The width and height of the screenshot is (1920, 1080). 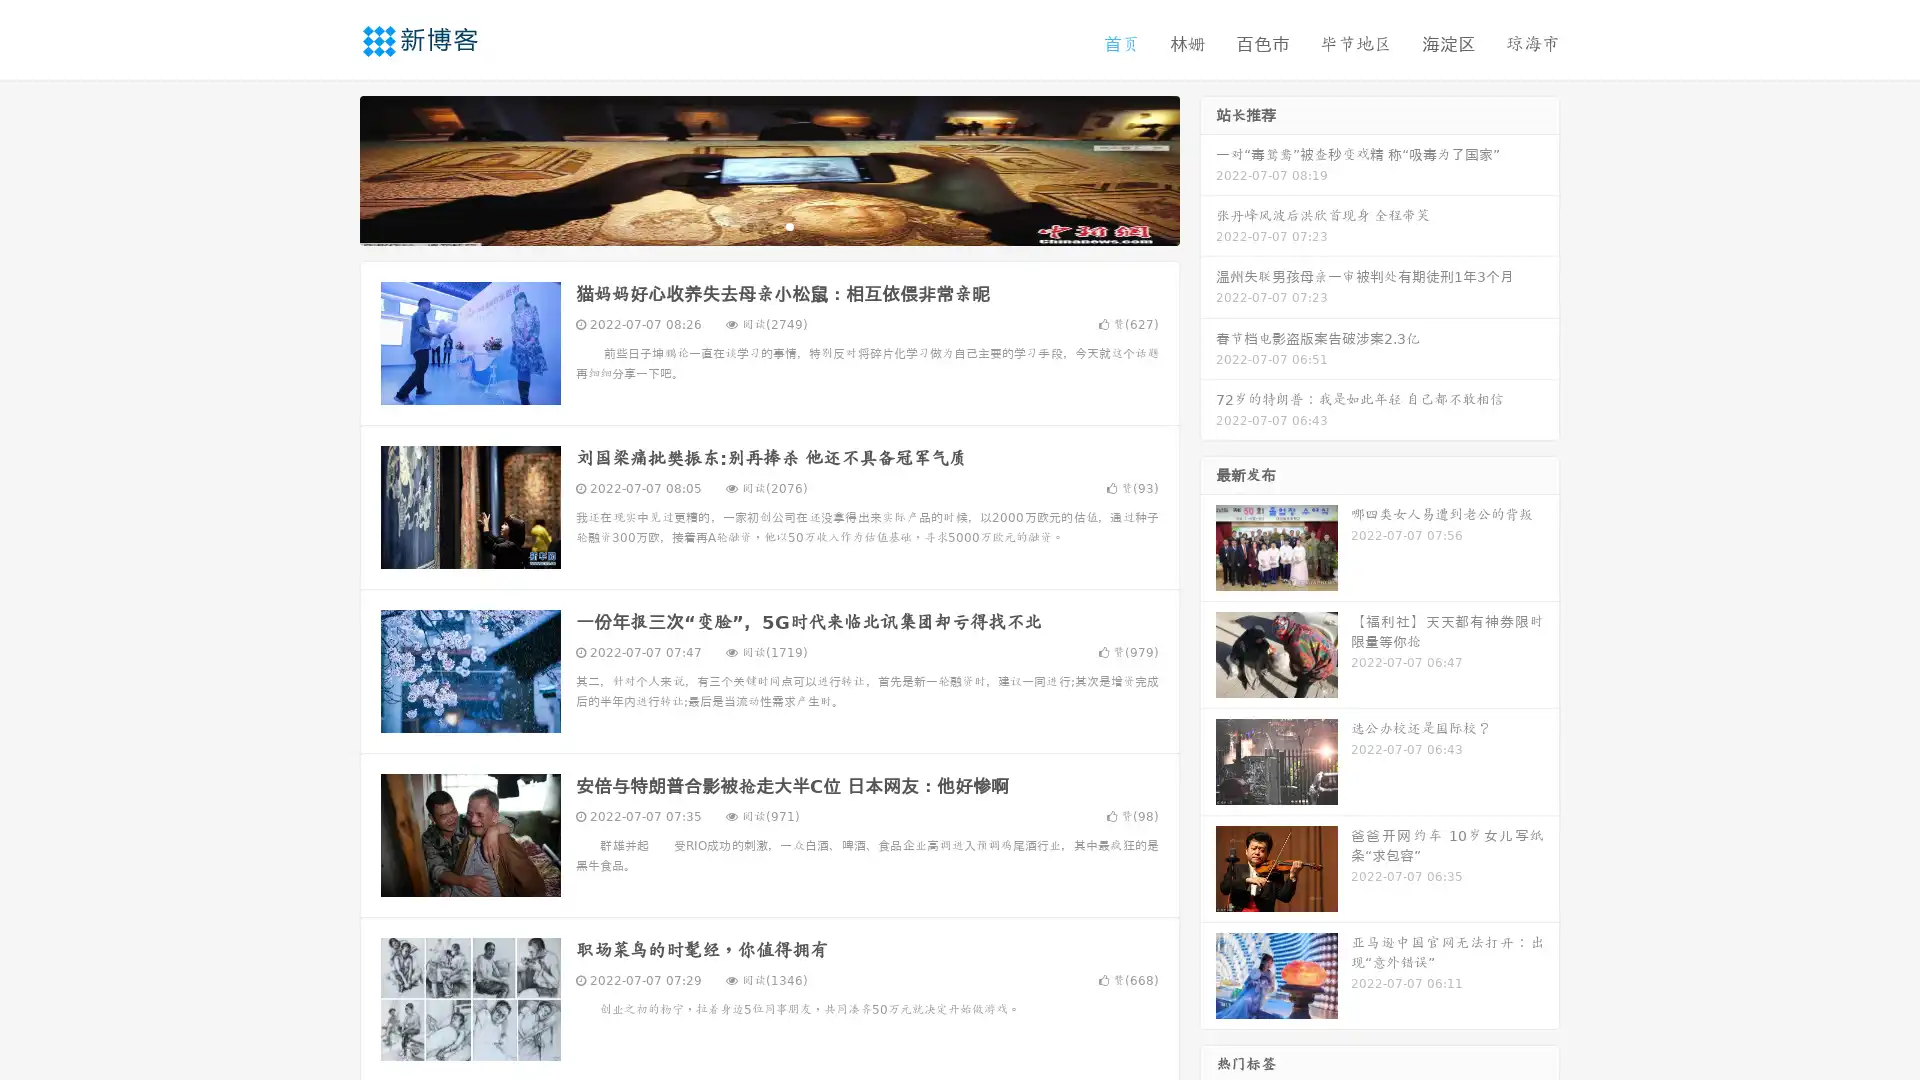 What do you see at coordinates (768, 225) in the screenshot?
I see `Go to slide 2` at bounding box center [768, 225].